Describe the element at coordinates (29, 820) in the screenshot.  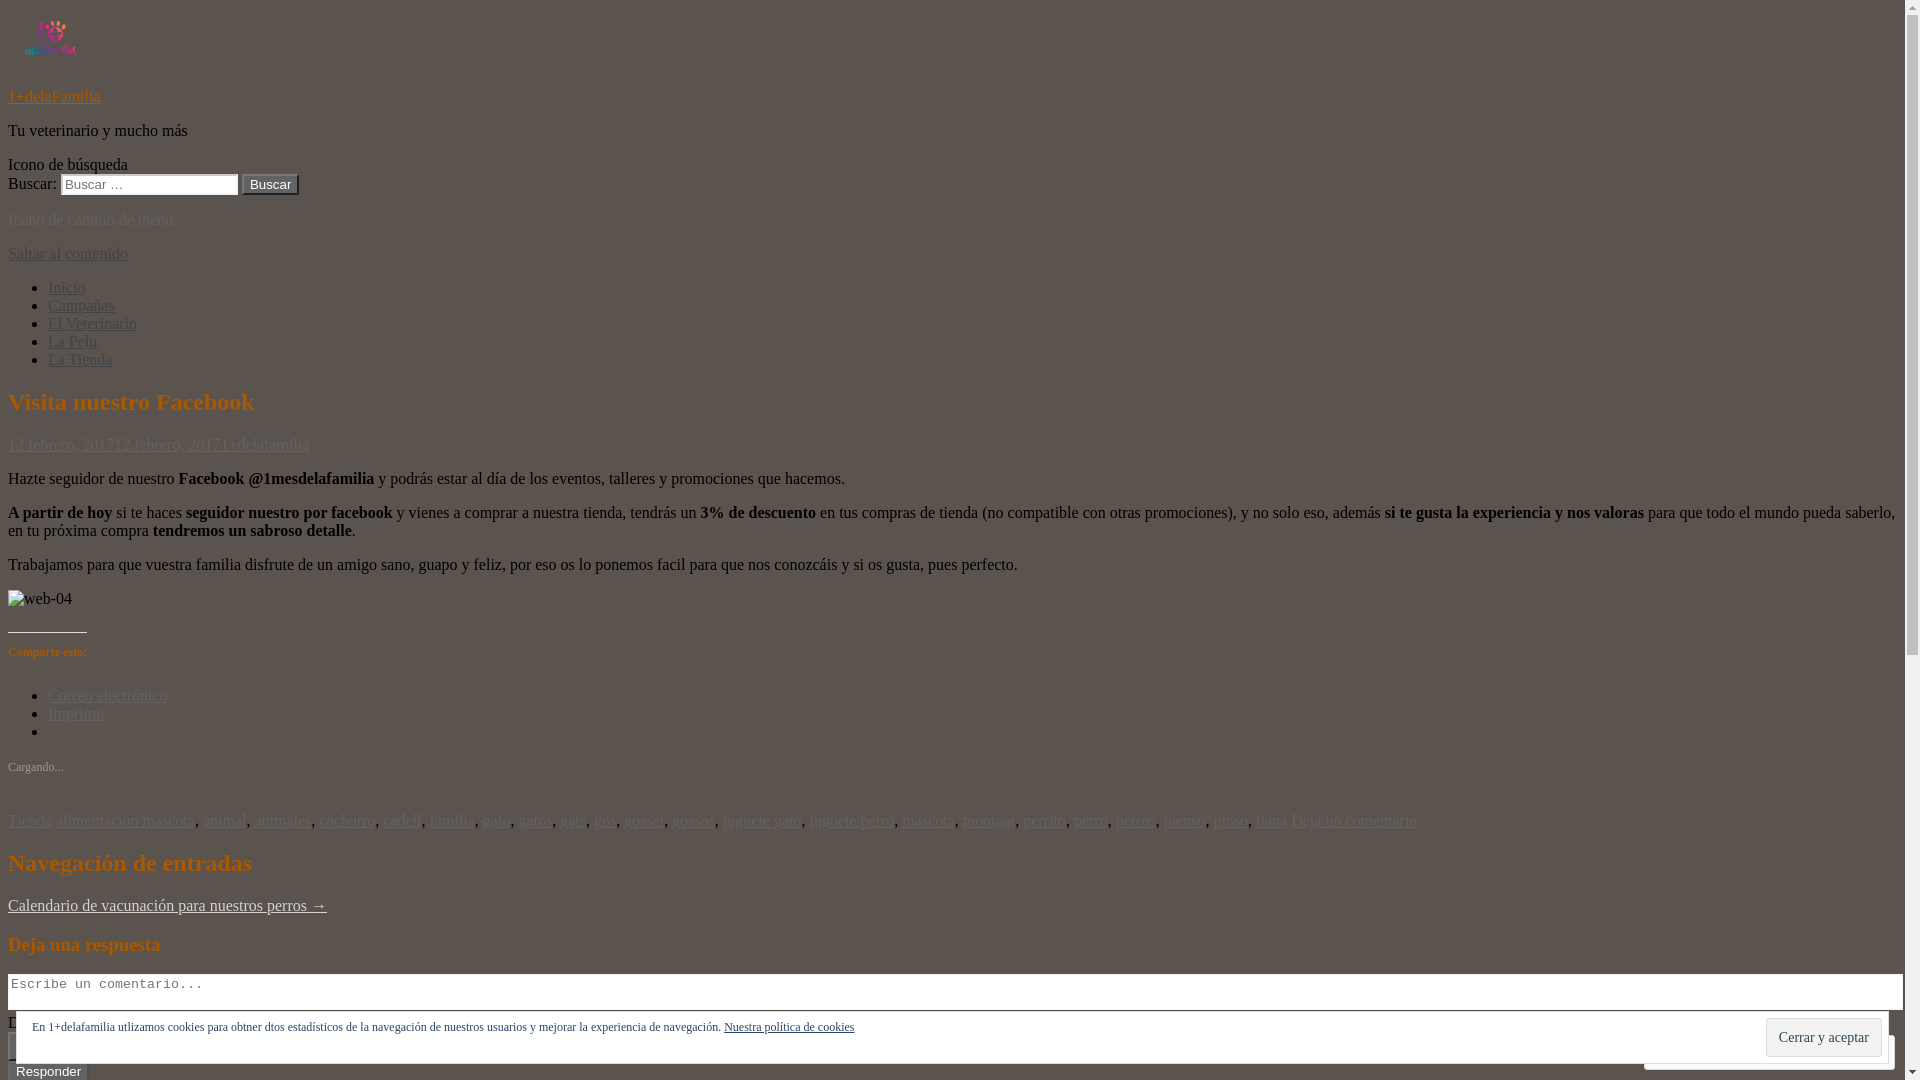
I see `'Tienda'` at that location.